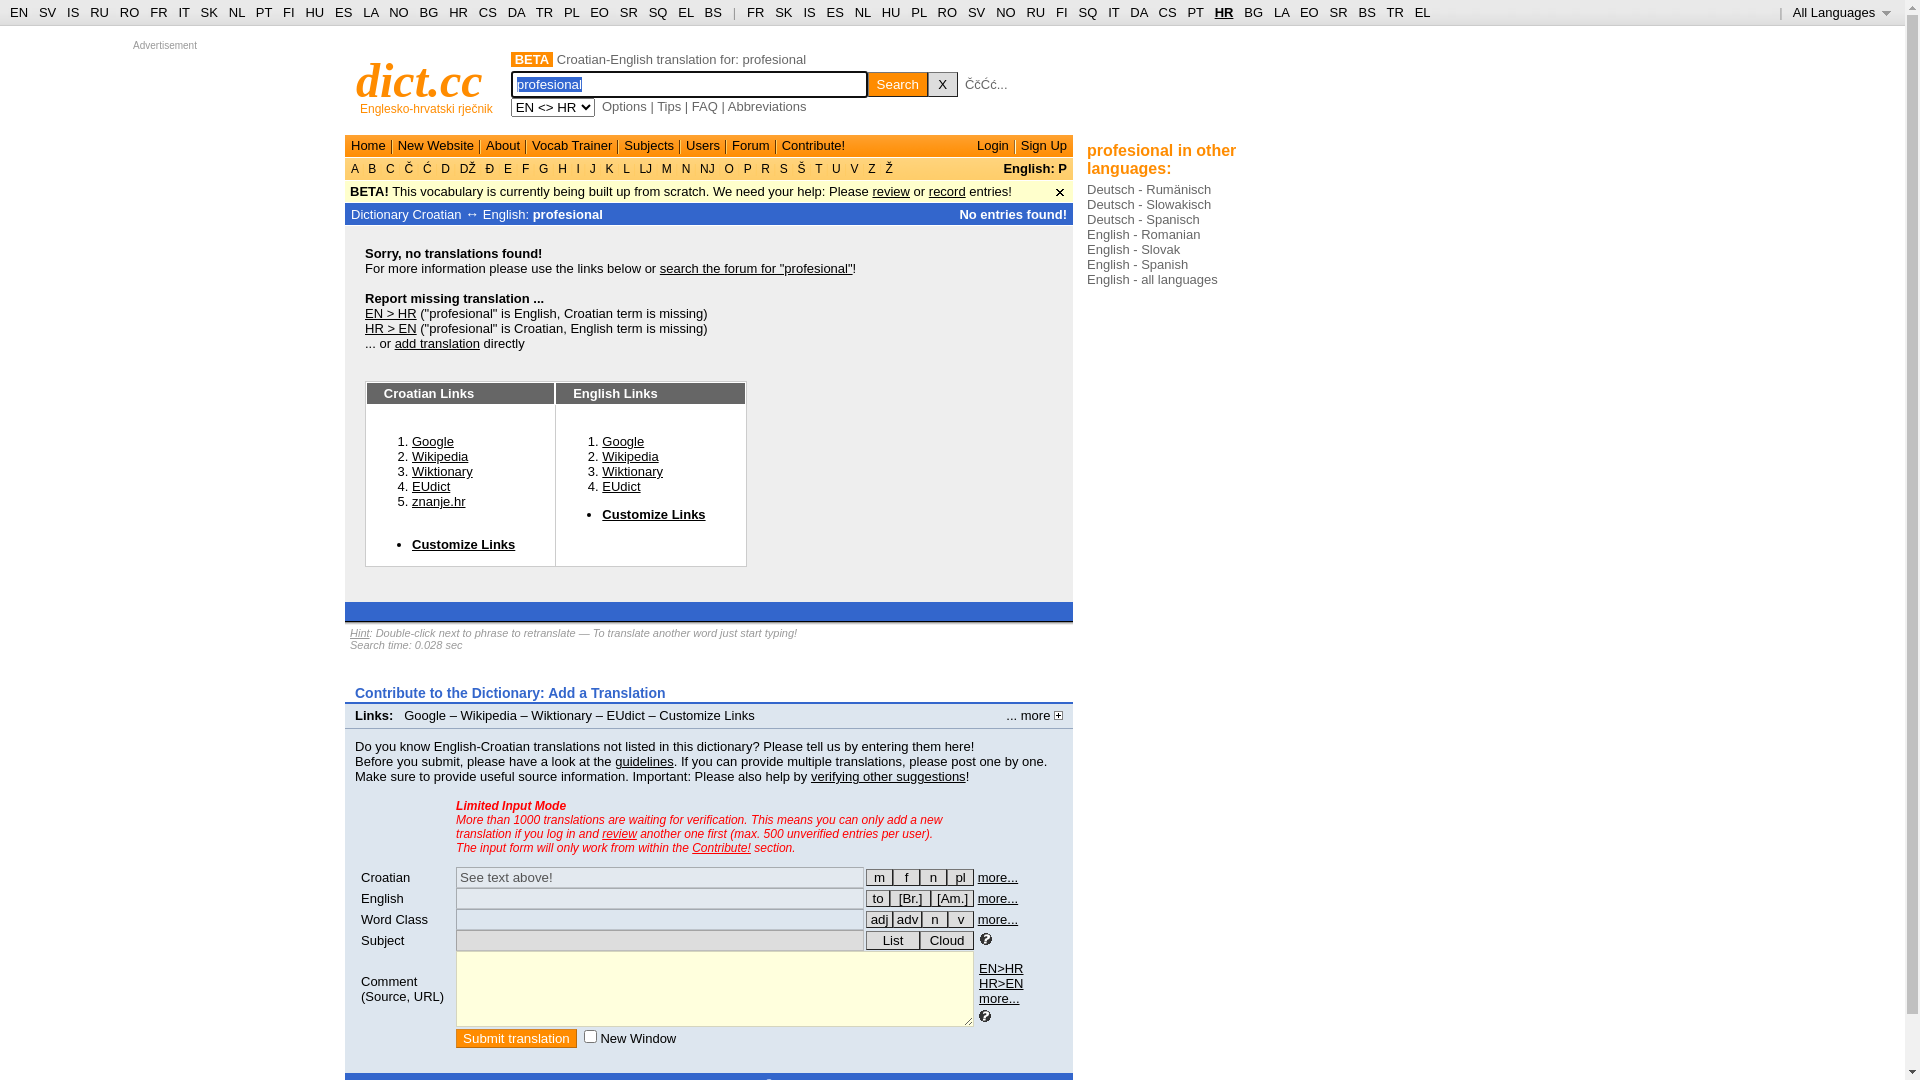  Describe the element at coordinates (608, 168) in the screenshot. I see `'K'` at that location.